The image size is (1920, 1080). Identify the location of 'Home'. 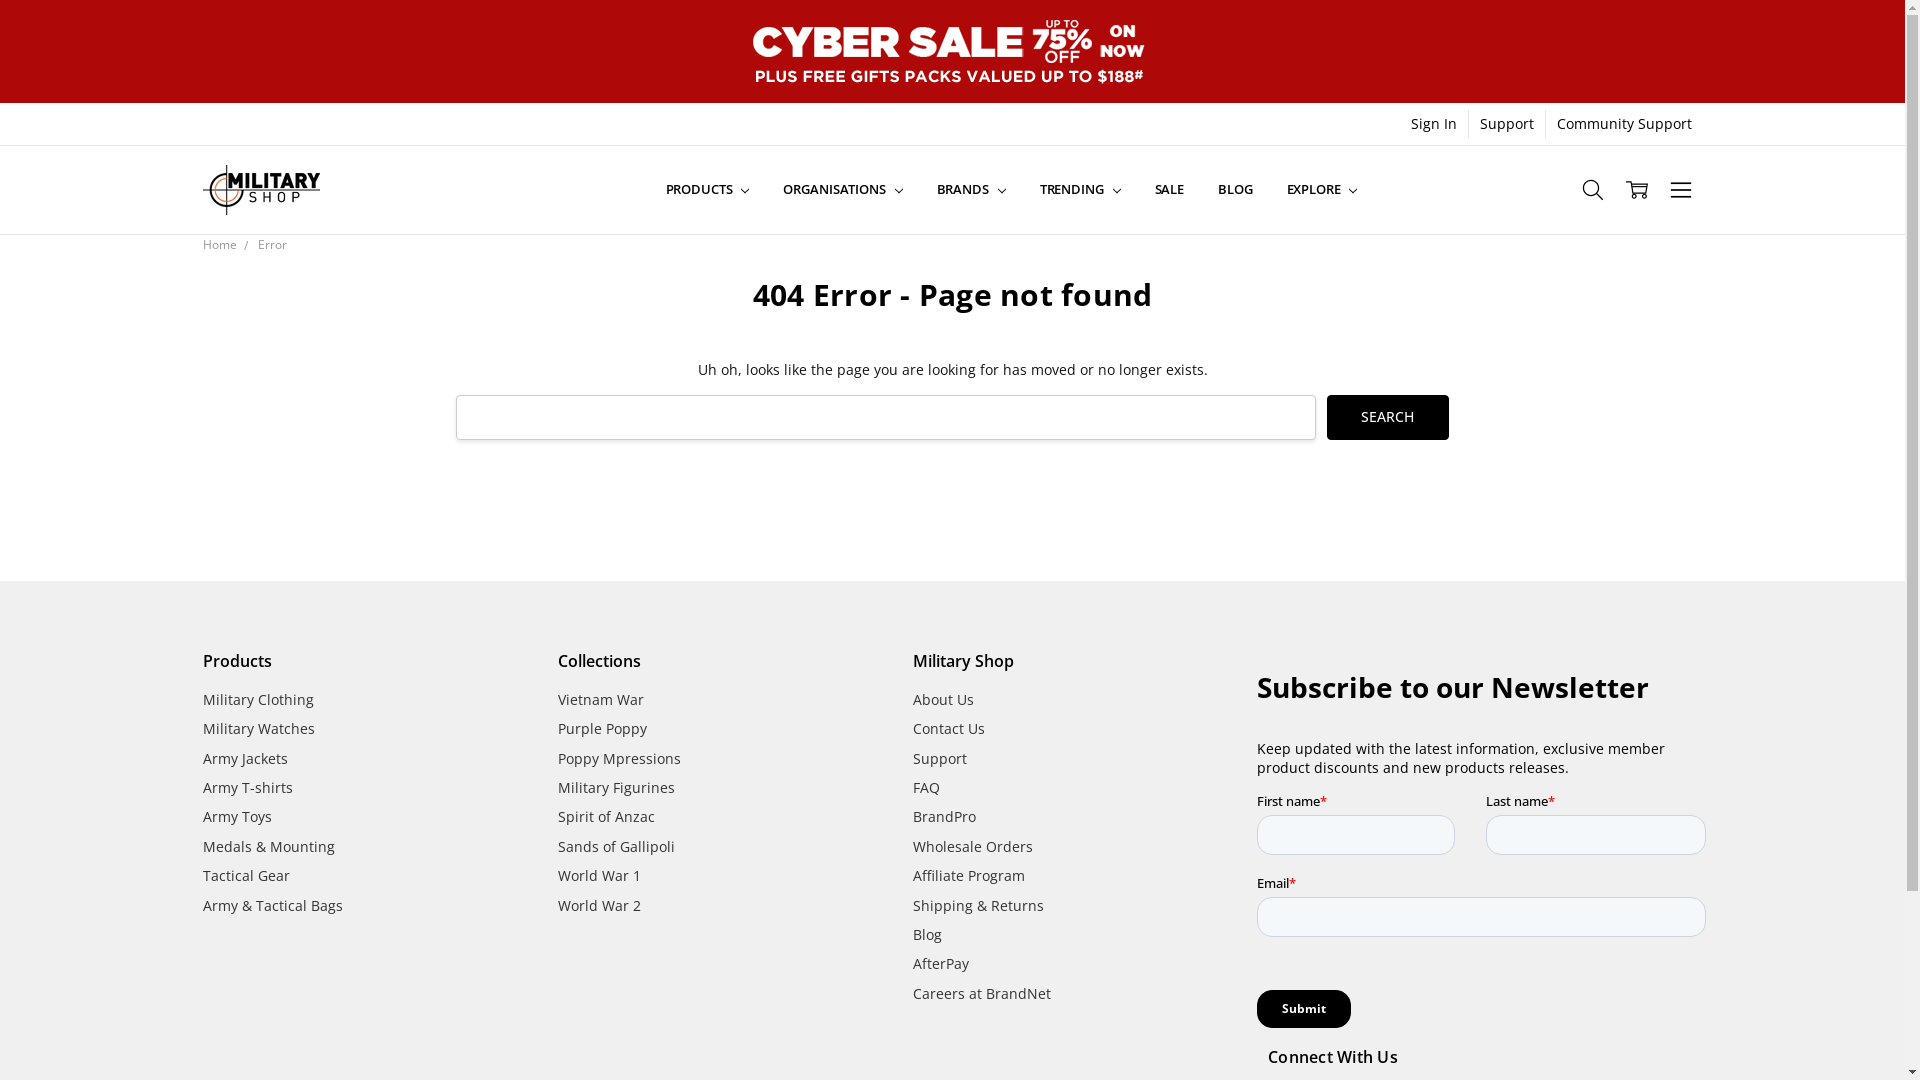
(219, 243).